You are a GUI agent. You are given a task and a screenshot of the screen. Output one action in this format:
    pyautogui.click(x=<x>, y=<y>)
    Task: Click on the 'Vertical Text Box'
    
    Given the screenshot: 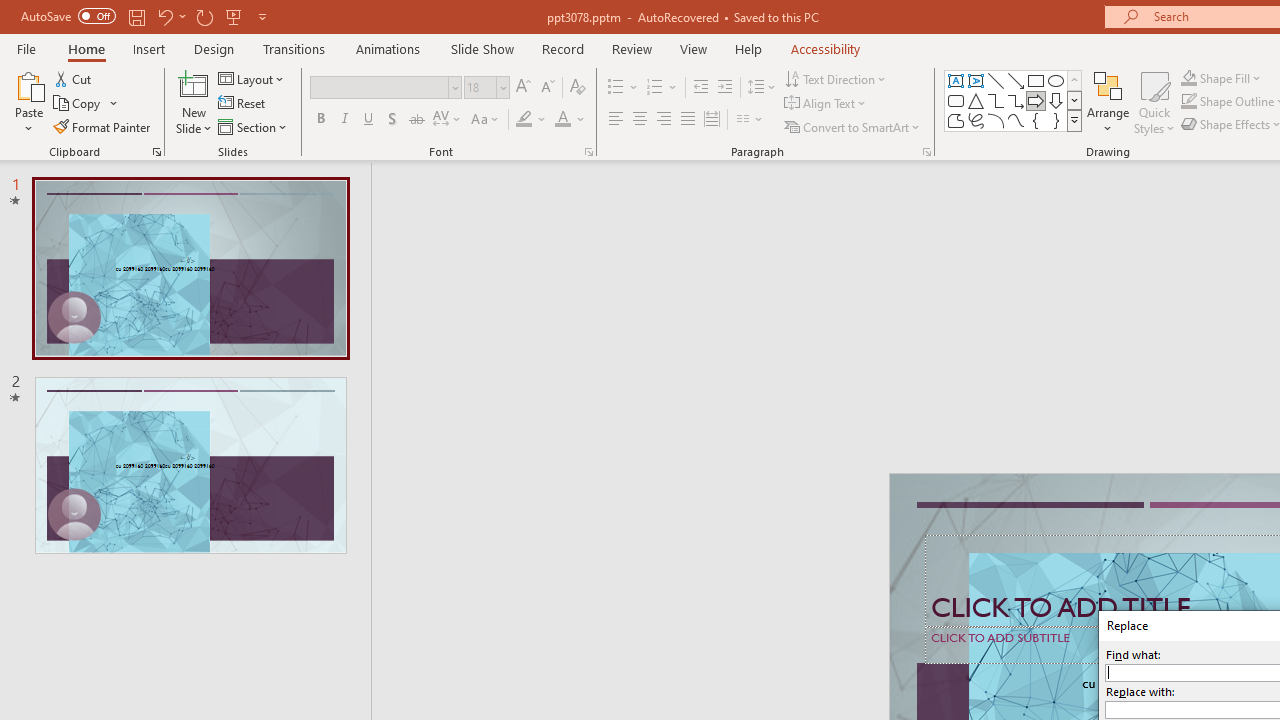 What is the action you would take?
    pyautogui.click(x=976, y=80)
    